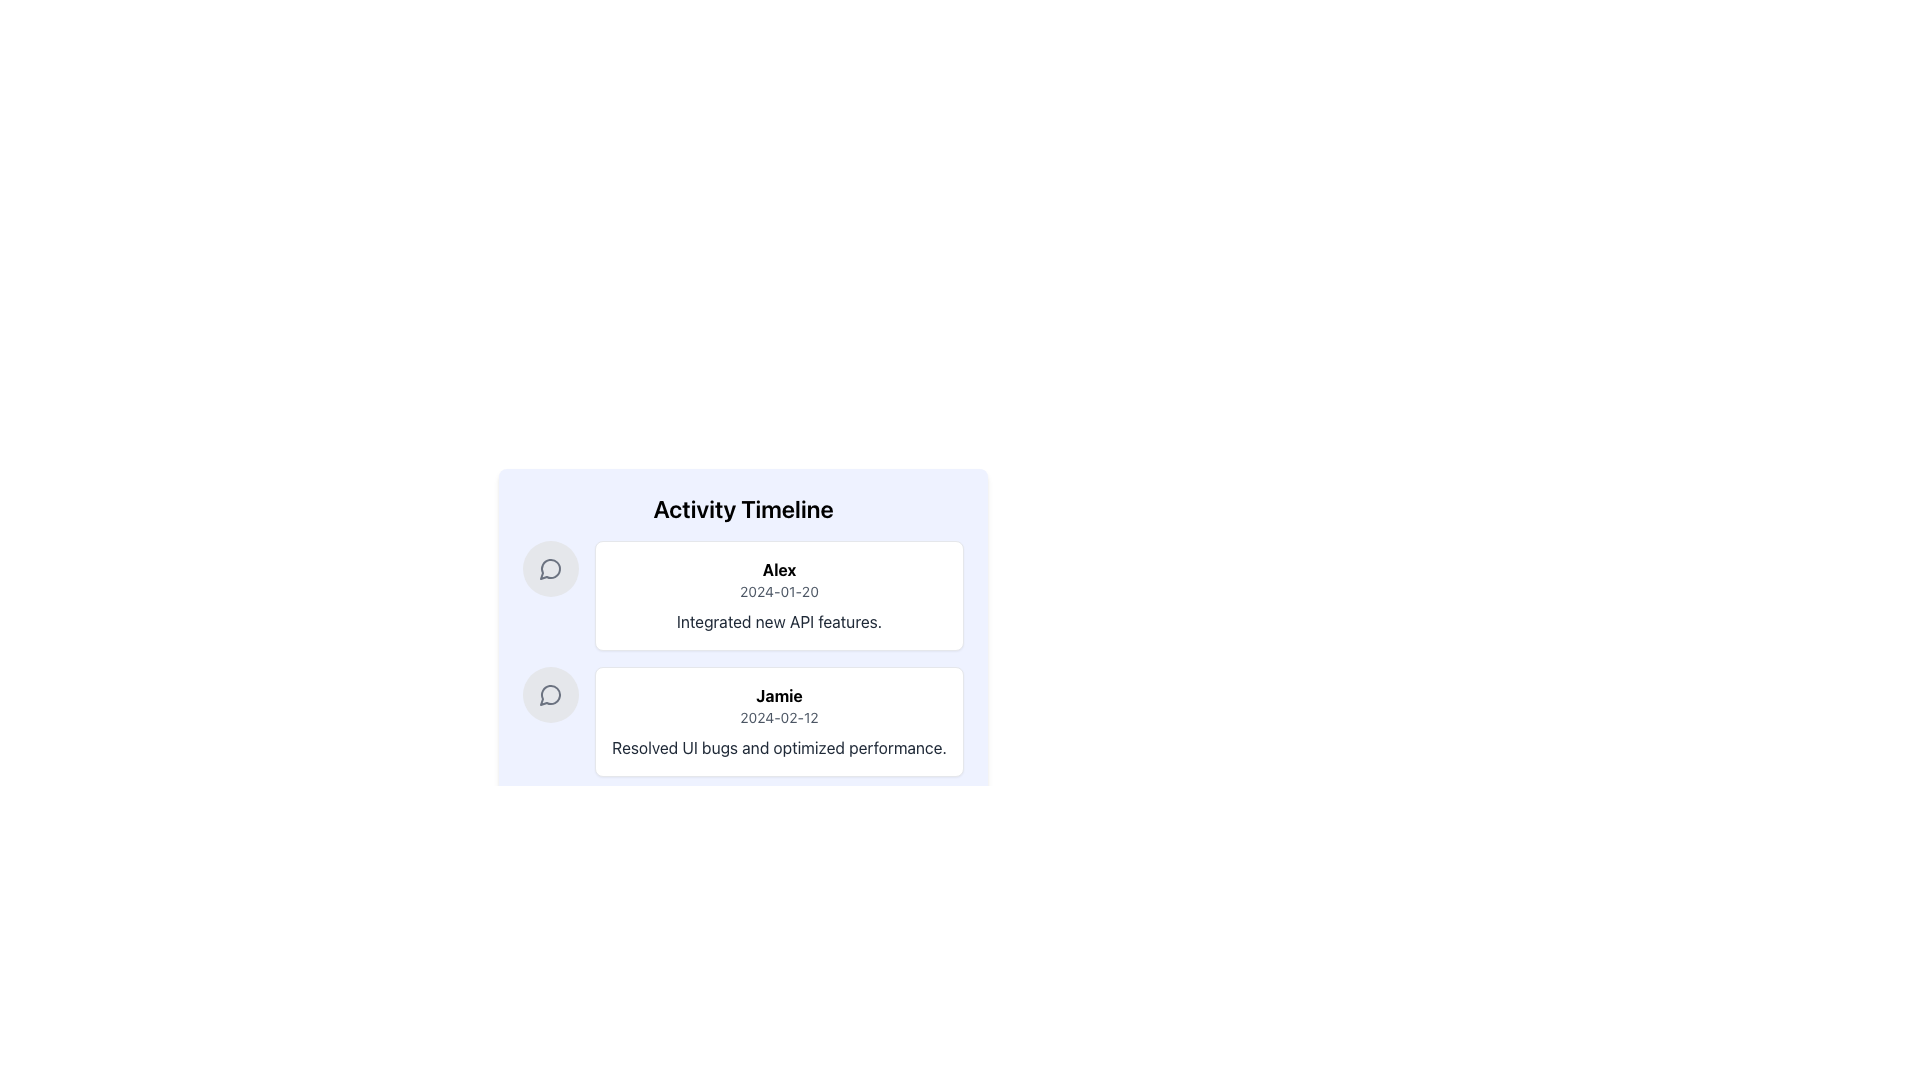 This screenshot has height=1080, width=1920. I want to click on text element 'Activity Timeline' which is styled with a bold and larger font size, located at the top of the 'Activity Timeline' section on a light indigo background, so click(742, 508).